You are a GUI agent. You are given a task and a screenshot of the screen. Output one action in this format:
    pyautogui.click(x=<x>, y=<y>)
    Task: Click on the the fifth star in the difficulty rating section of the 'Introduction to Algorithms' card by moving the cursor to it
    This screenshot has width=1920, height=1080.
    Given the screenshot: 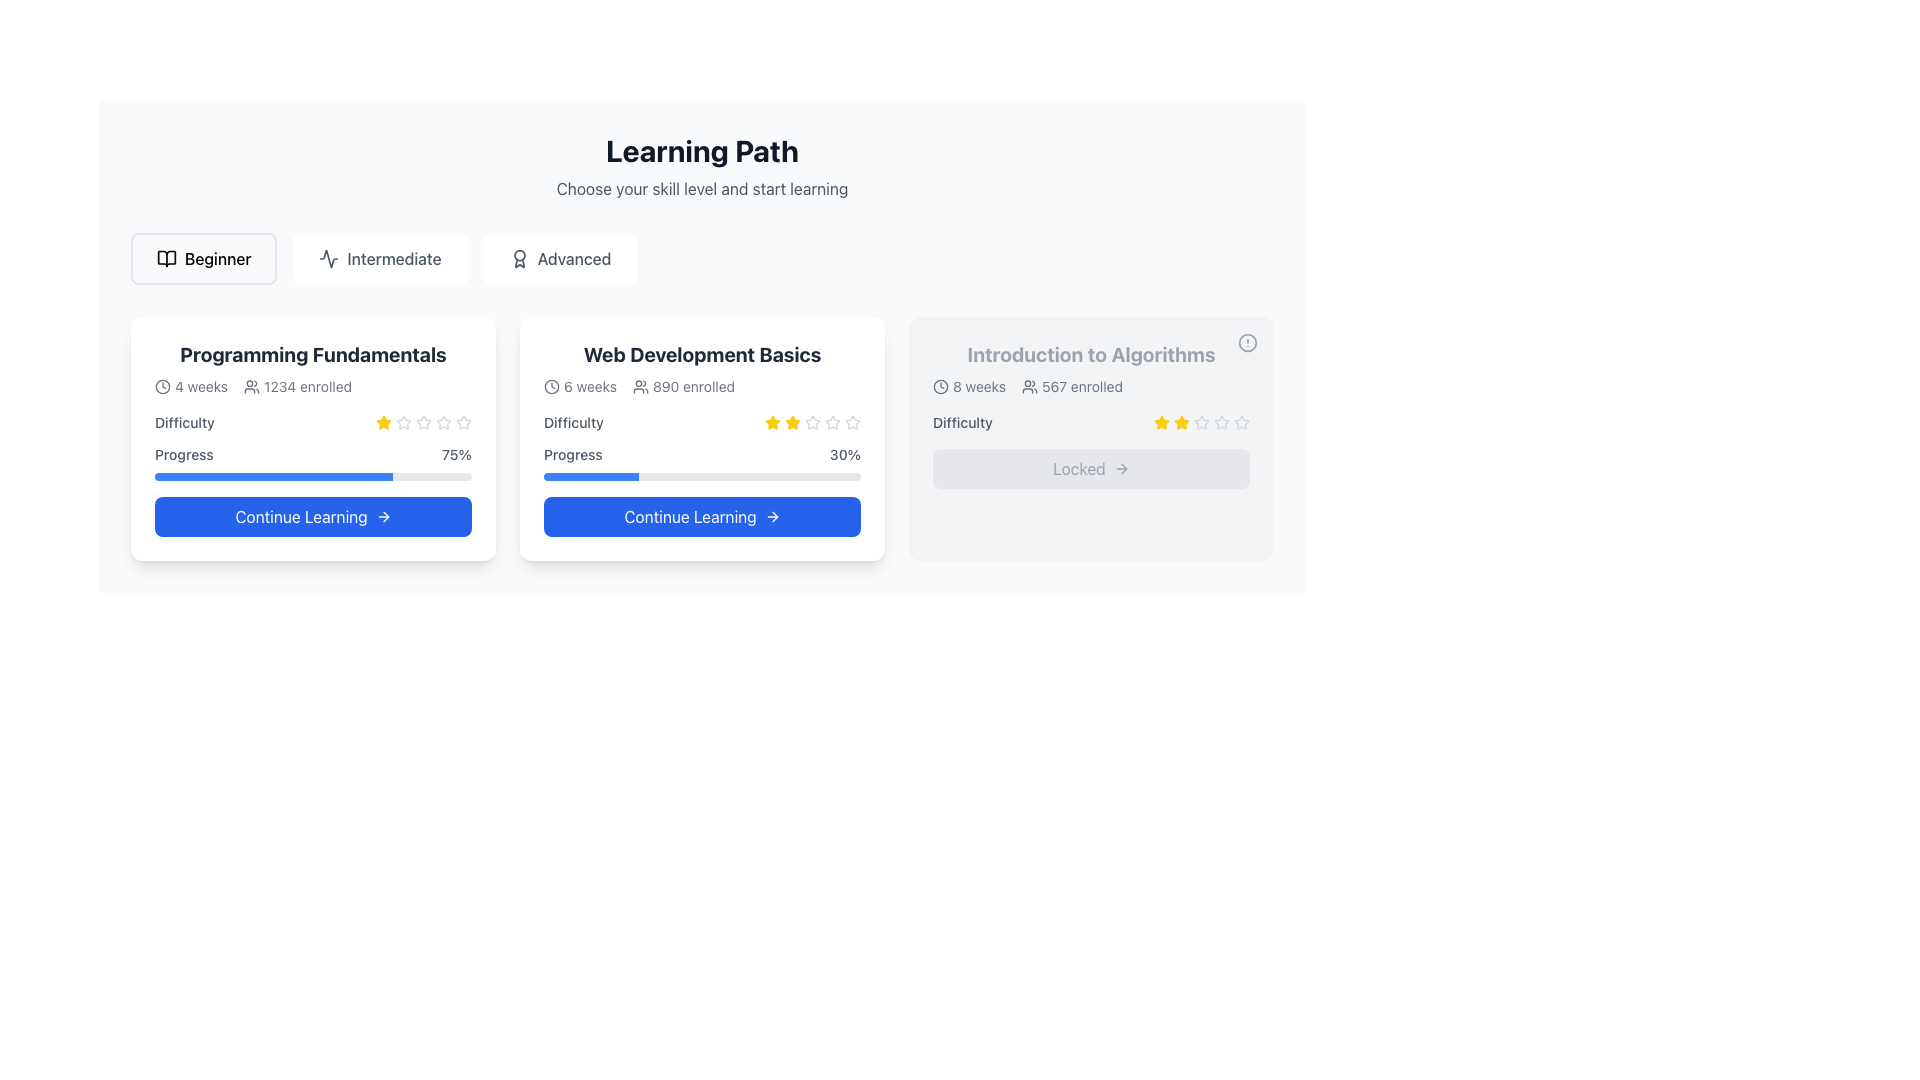 What is the action you would take?
    pyautogui.click(x=1241, y=422)
    